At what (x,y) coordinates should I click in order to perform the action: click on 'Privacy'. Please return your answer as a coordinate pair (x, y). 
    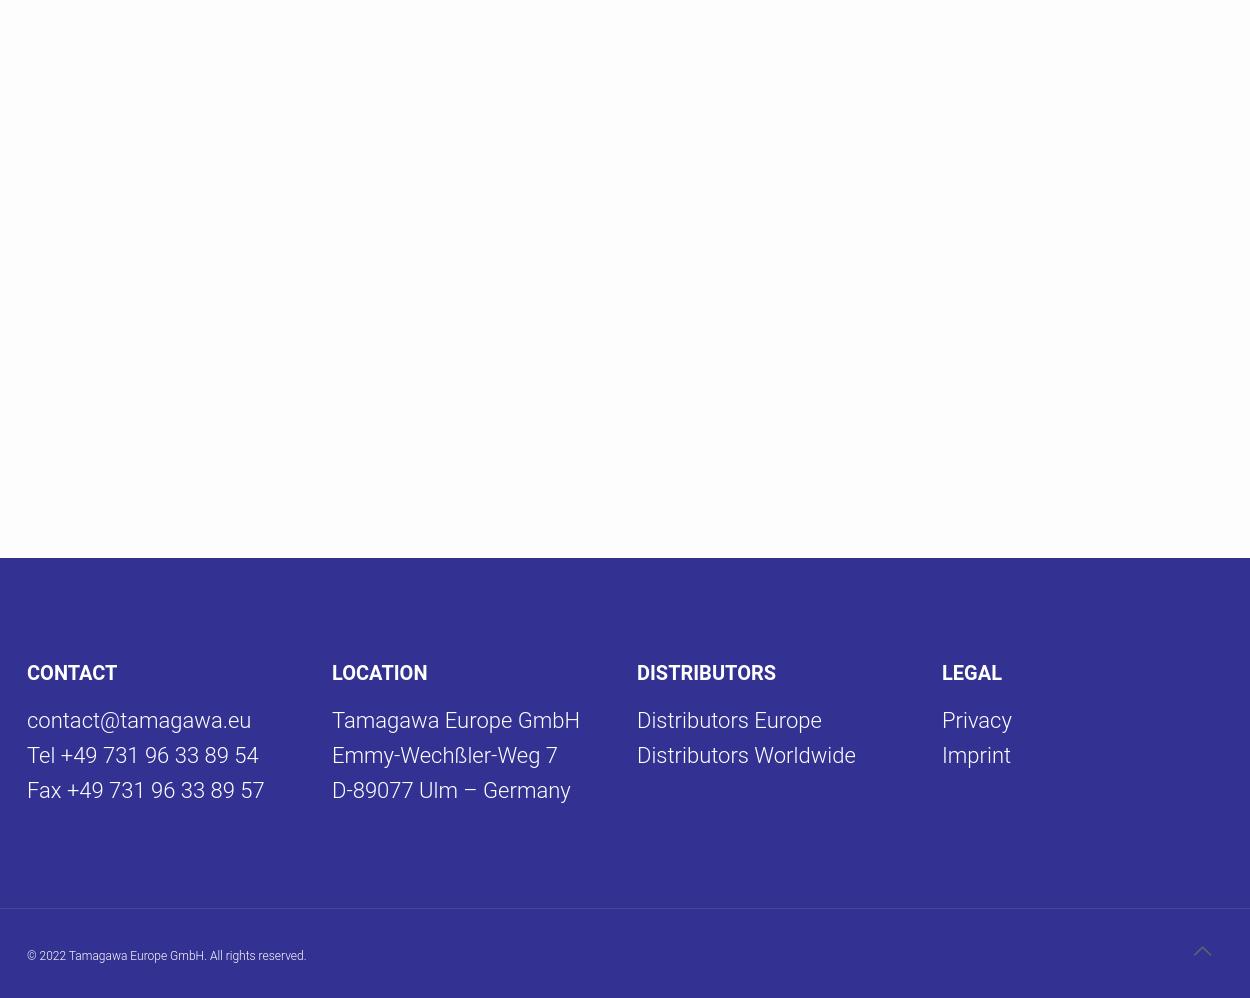
    Looking at the image, I should click on (975, 720).